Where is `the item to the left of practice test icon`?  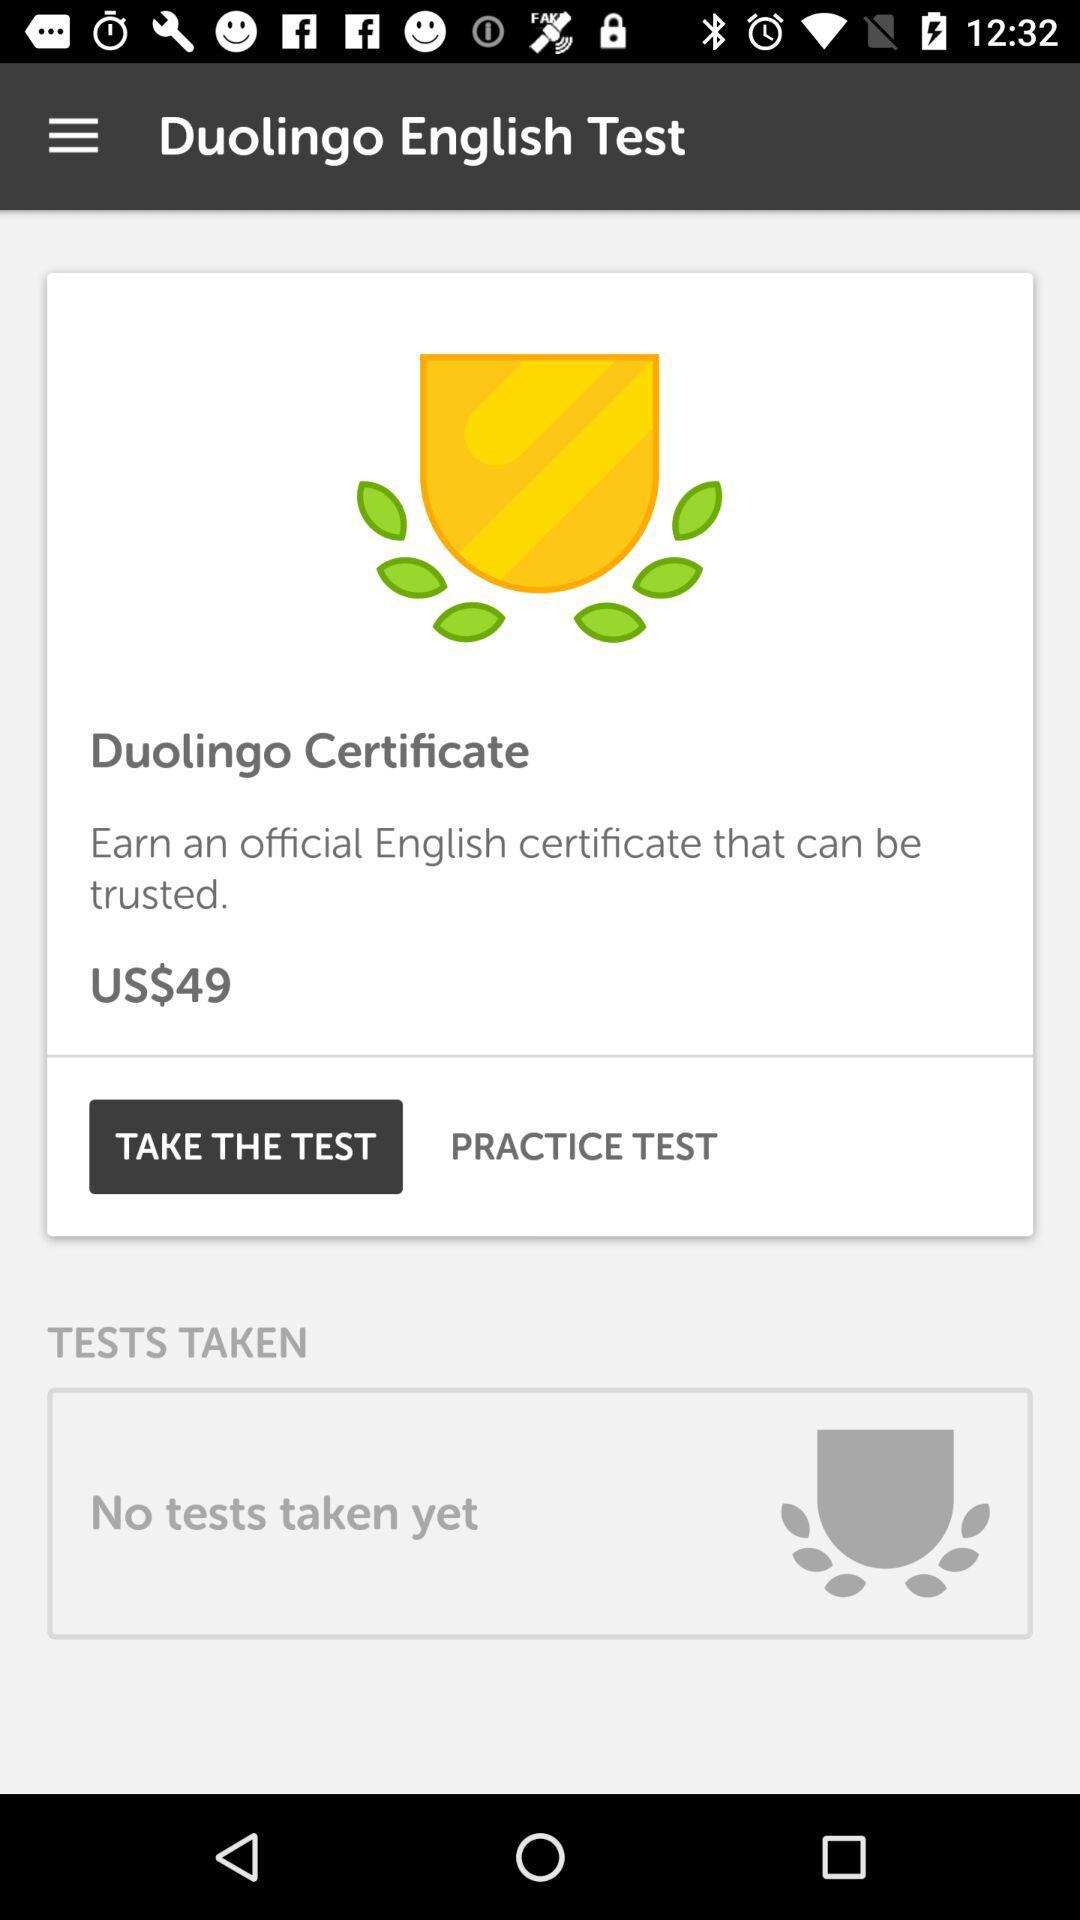 the item to the left of practice test icon is located at coordinates (245, 1146).